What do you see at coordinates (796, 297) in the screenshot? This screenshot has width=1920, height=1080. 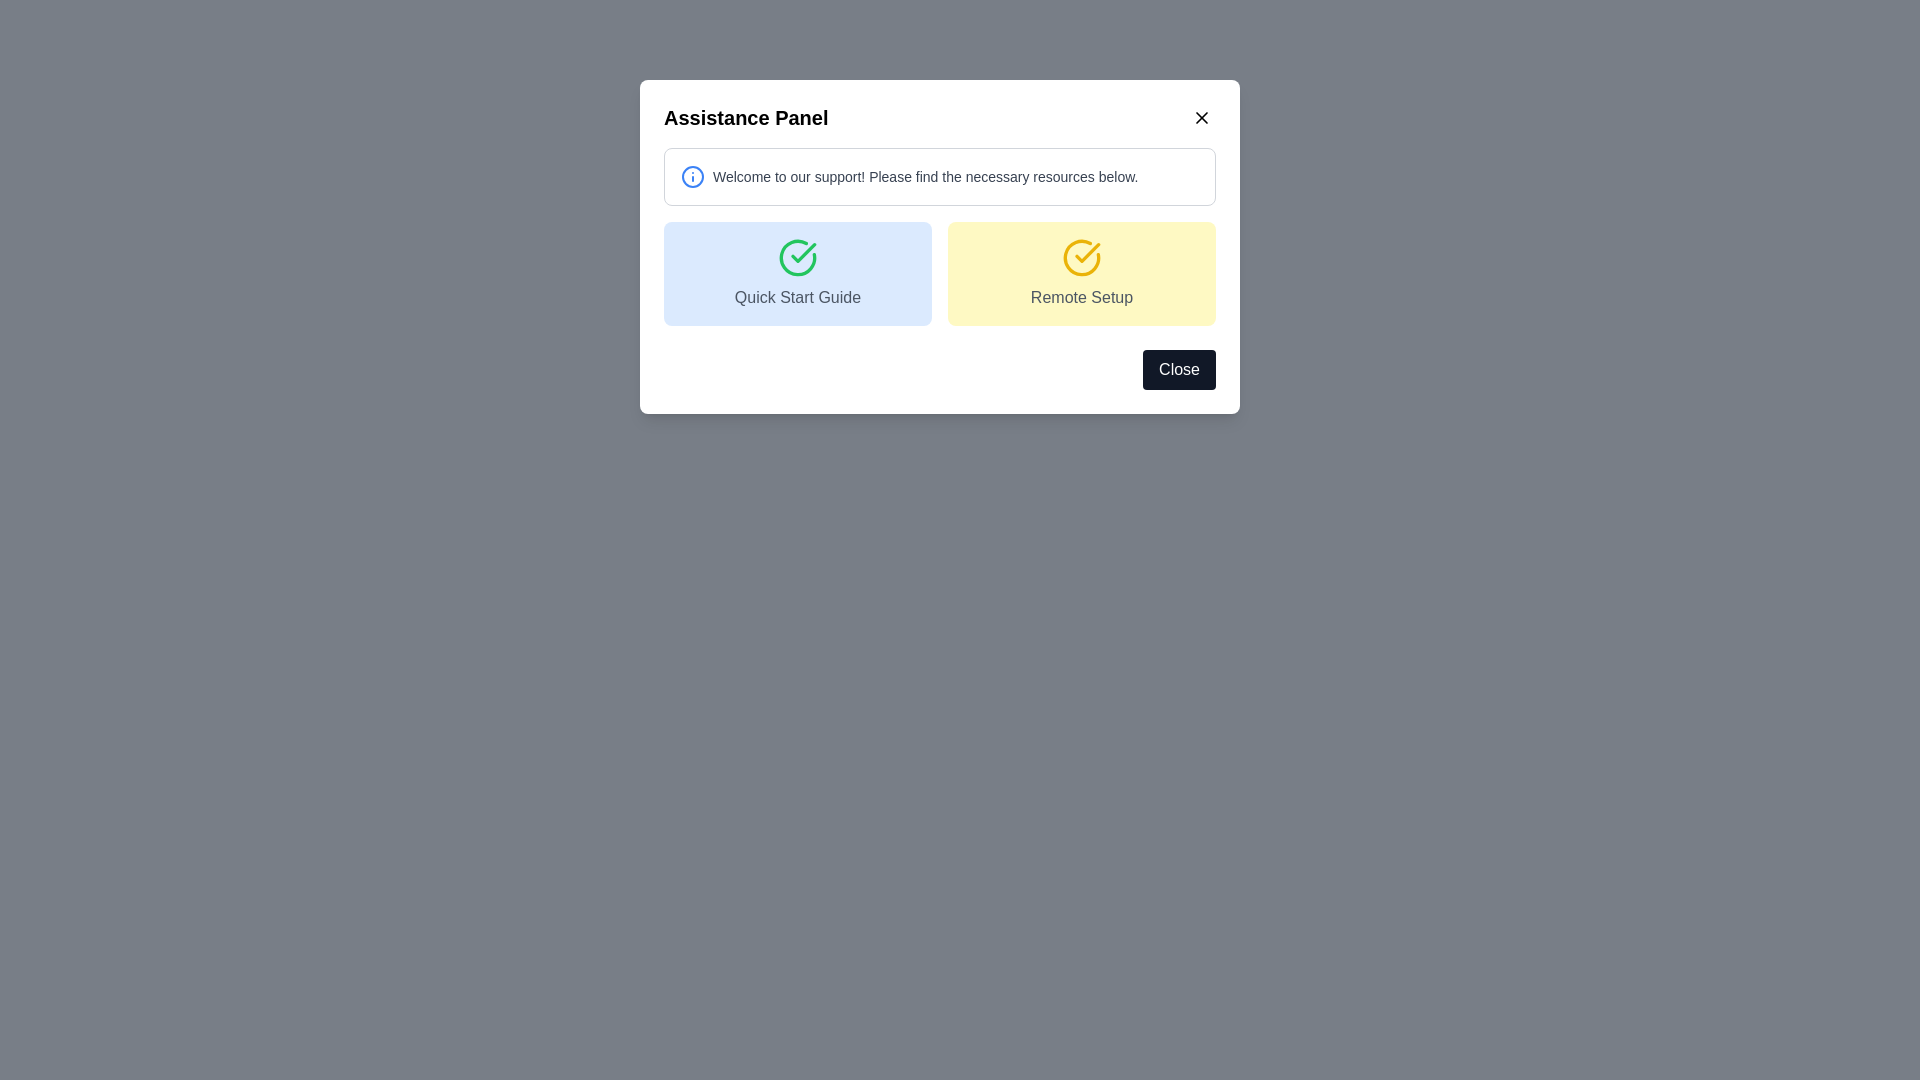 I see `the 'Quick Start Guide' text label located centrally below the green checkmark icon in the left card of two side-by-side cards with a light blue background` at bounding box center [796, 297].